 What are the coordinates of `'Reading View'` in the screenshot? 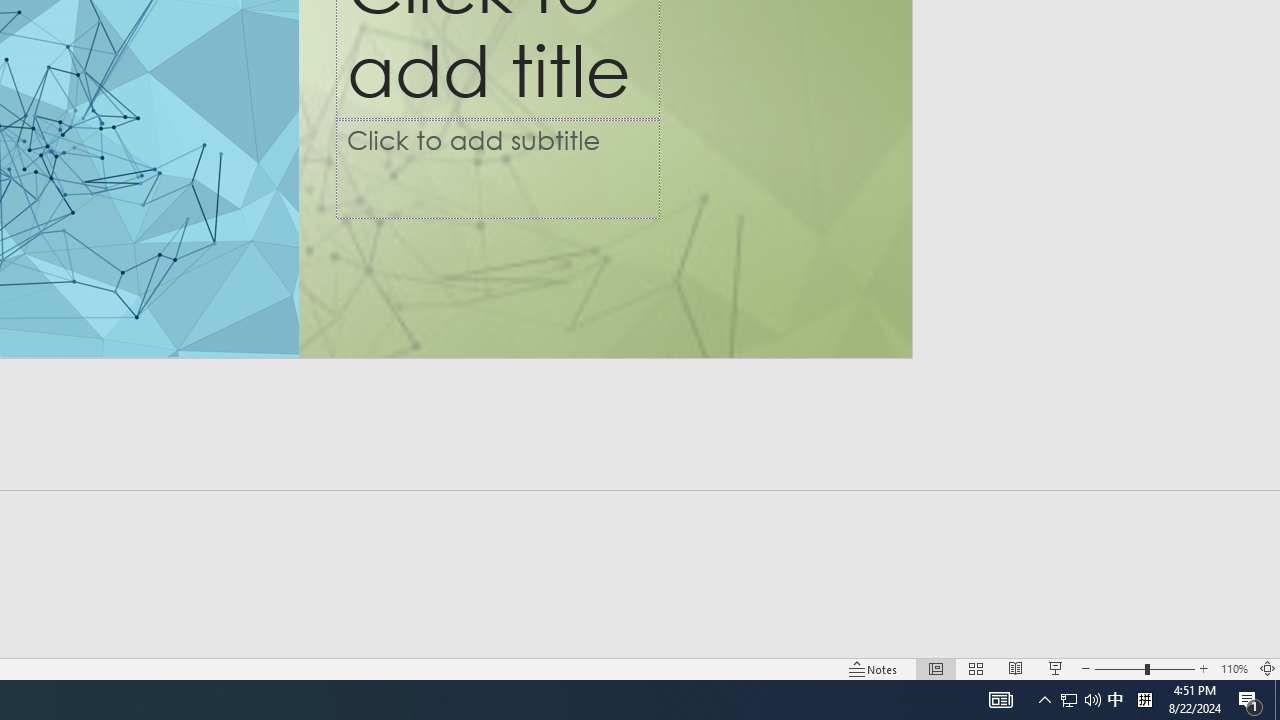 It's located at (1015, 669).